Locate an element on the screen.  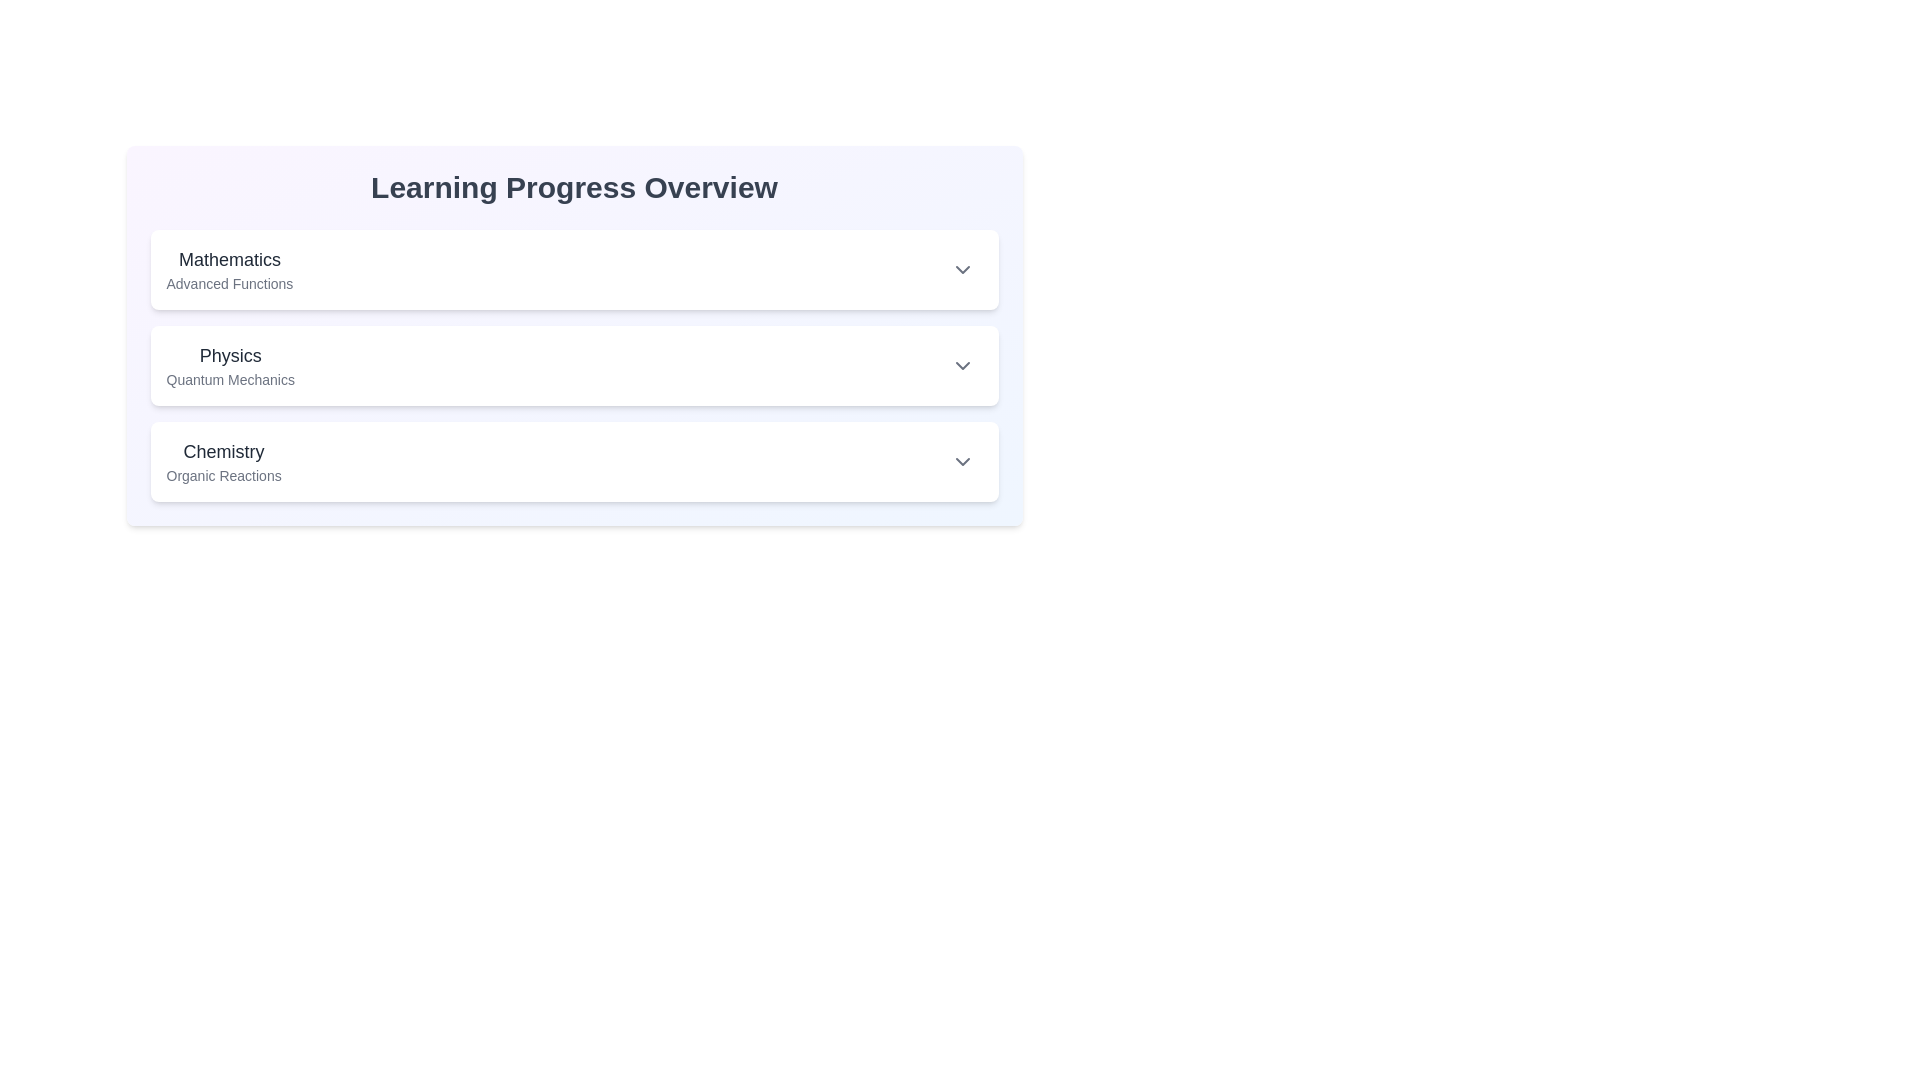
the 'Mathematics' text label, which is bold and prominent, located in the top-left corner of the section labeled 'Mathematics Advanced Functions' is located at coordinates (230, 258).